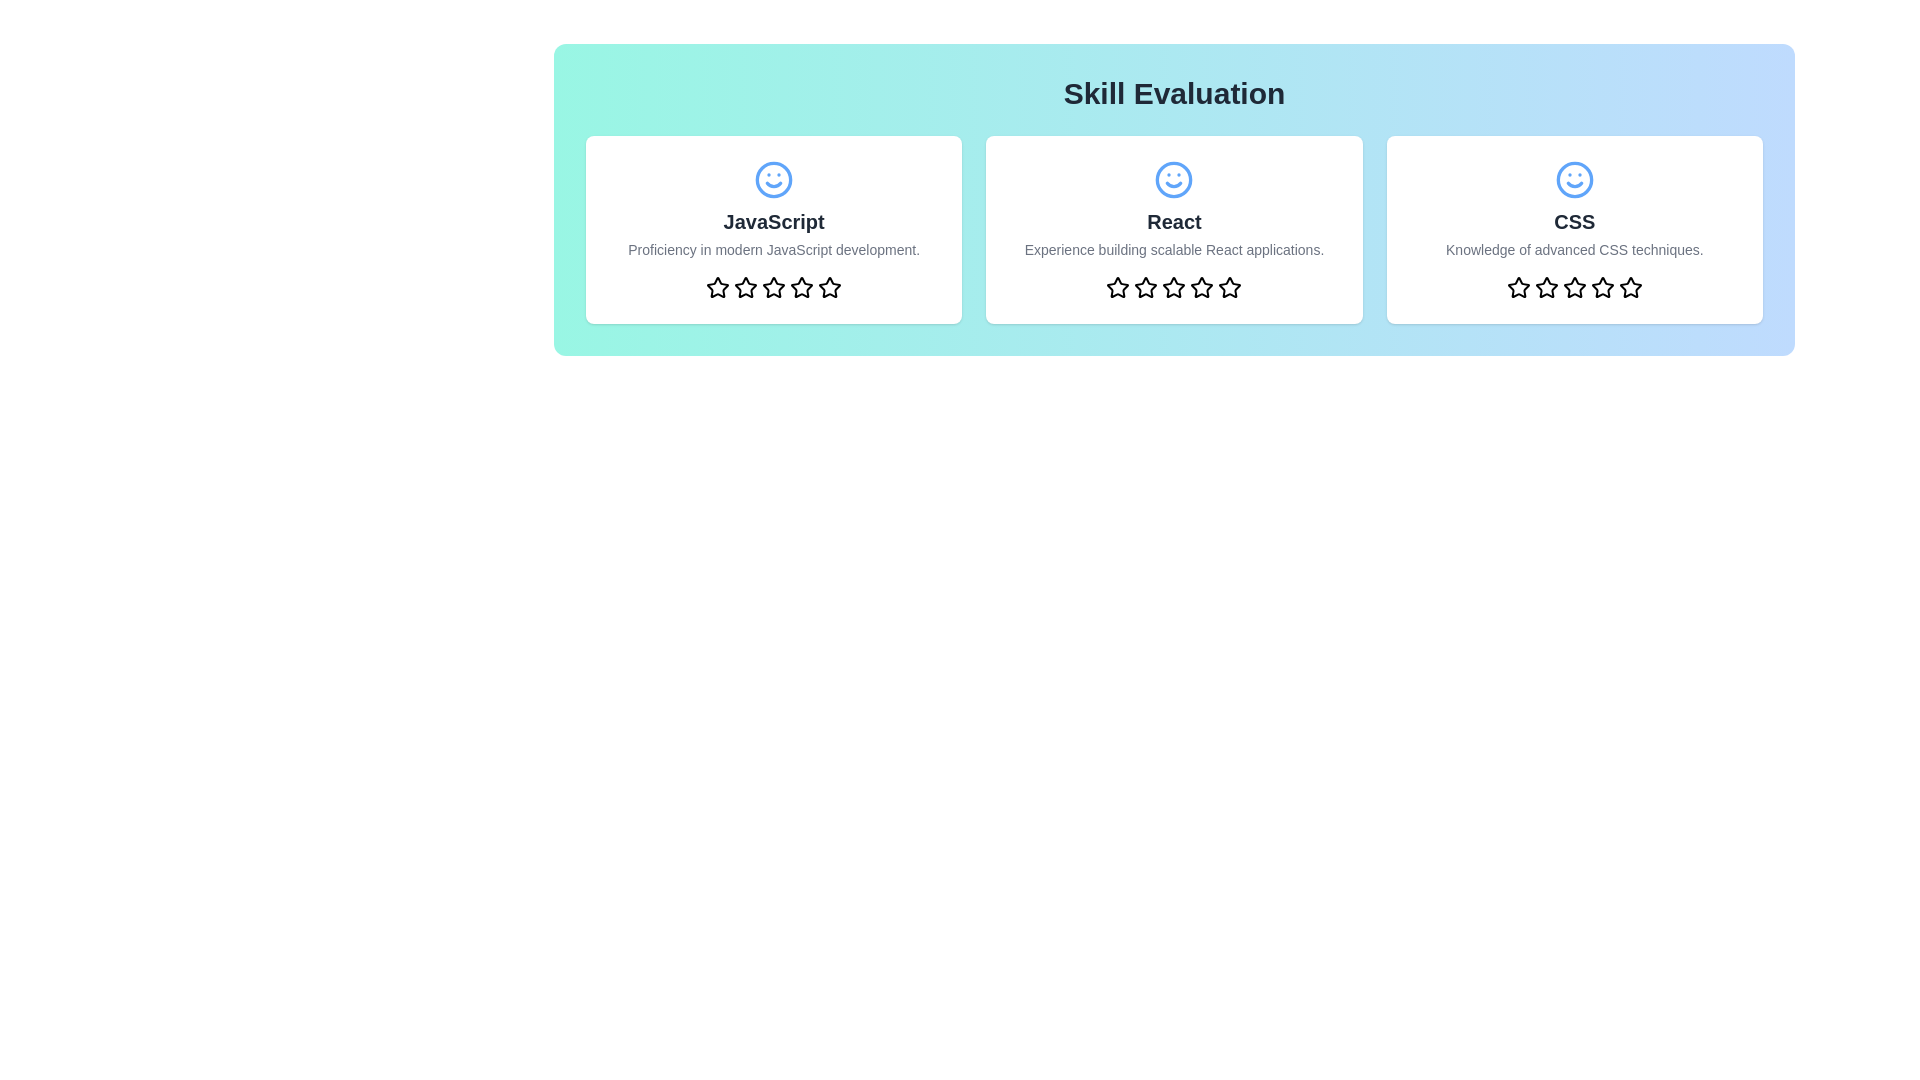 The height and width of the screenshot is (1080, 1920). What do you see at coordinates (1174, 93) in the screenshot?
I see `the title of the component labeled 'Skill Evaluation'` at bounding box center [1174, 93].